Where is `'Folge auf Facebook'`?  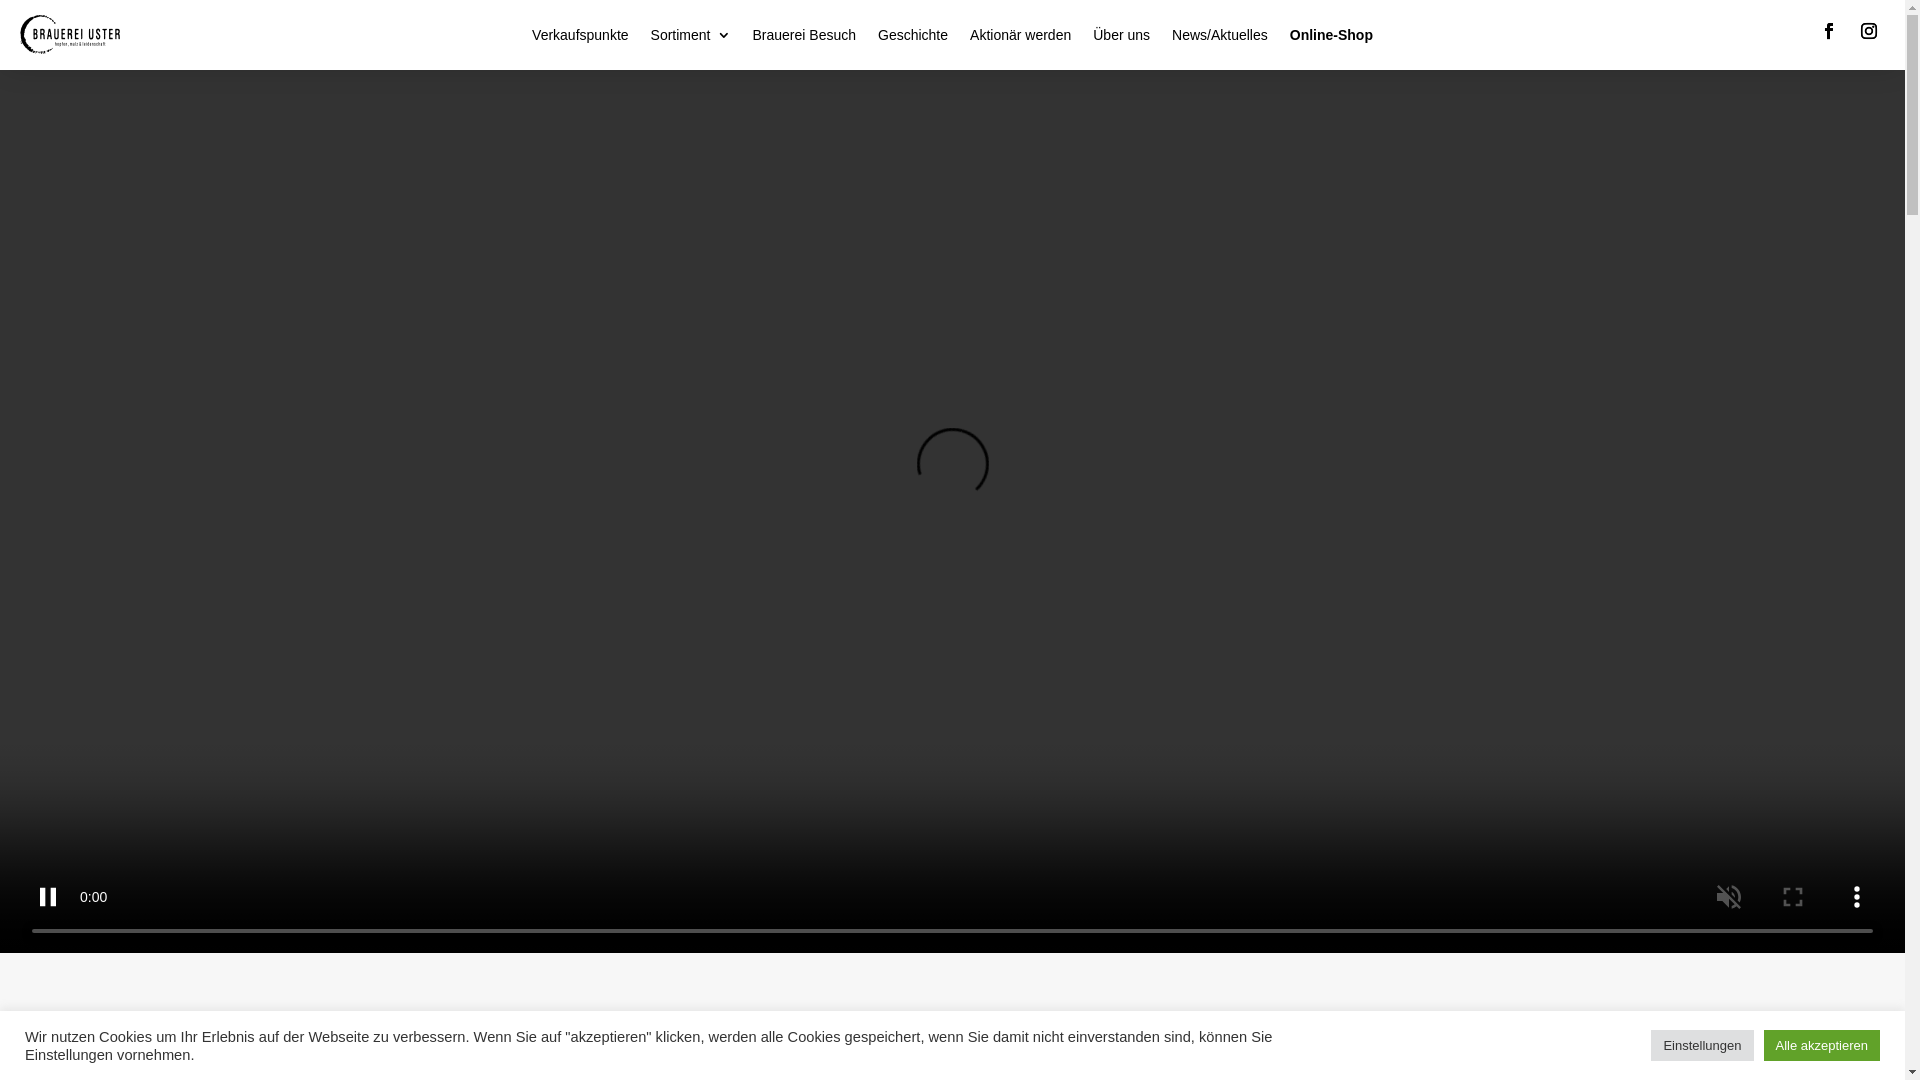
'Folge auf Facebook' is located at coordinates (1828, 30).